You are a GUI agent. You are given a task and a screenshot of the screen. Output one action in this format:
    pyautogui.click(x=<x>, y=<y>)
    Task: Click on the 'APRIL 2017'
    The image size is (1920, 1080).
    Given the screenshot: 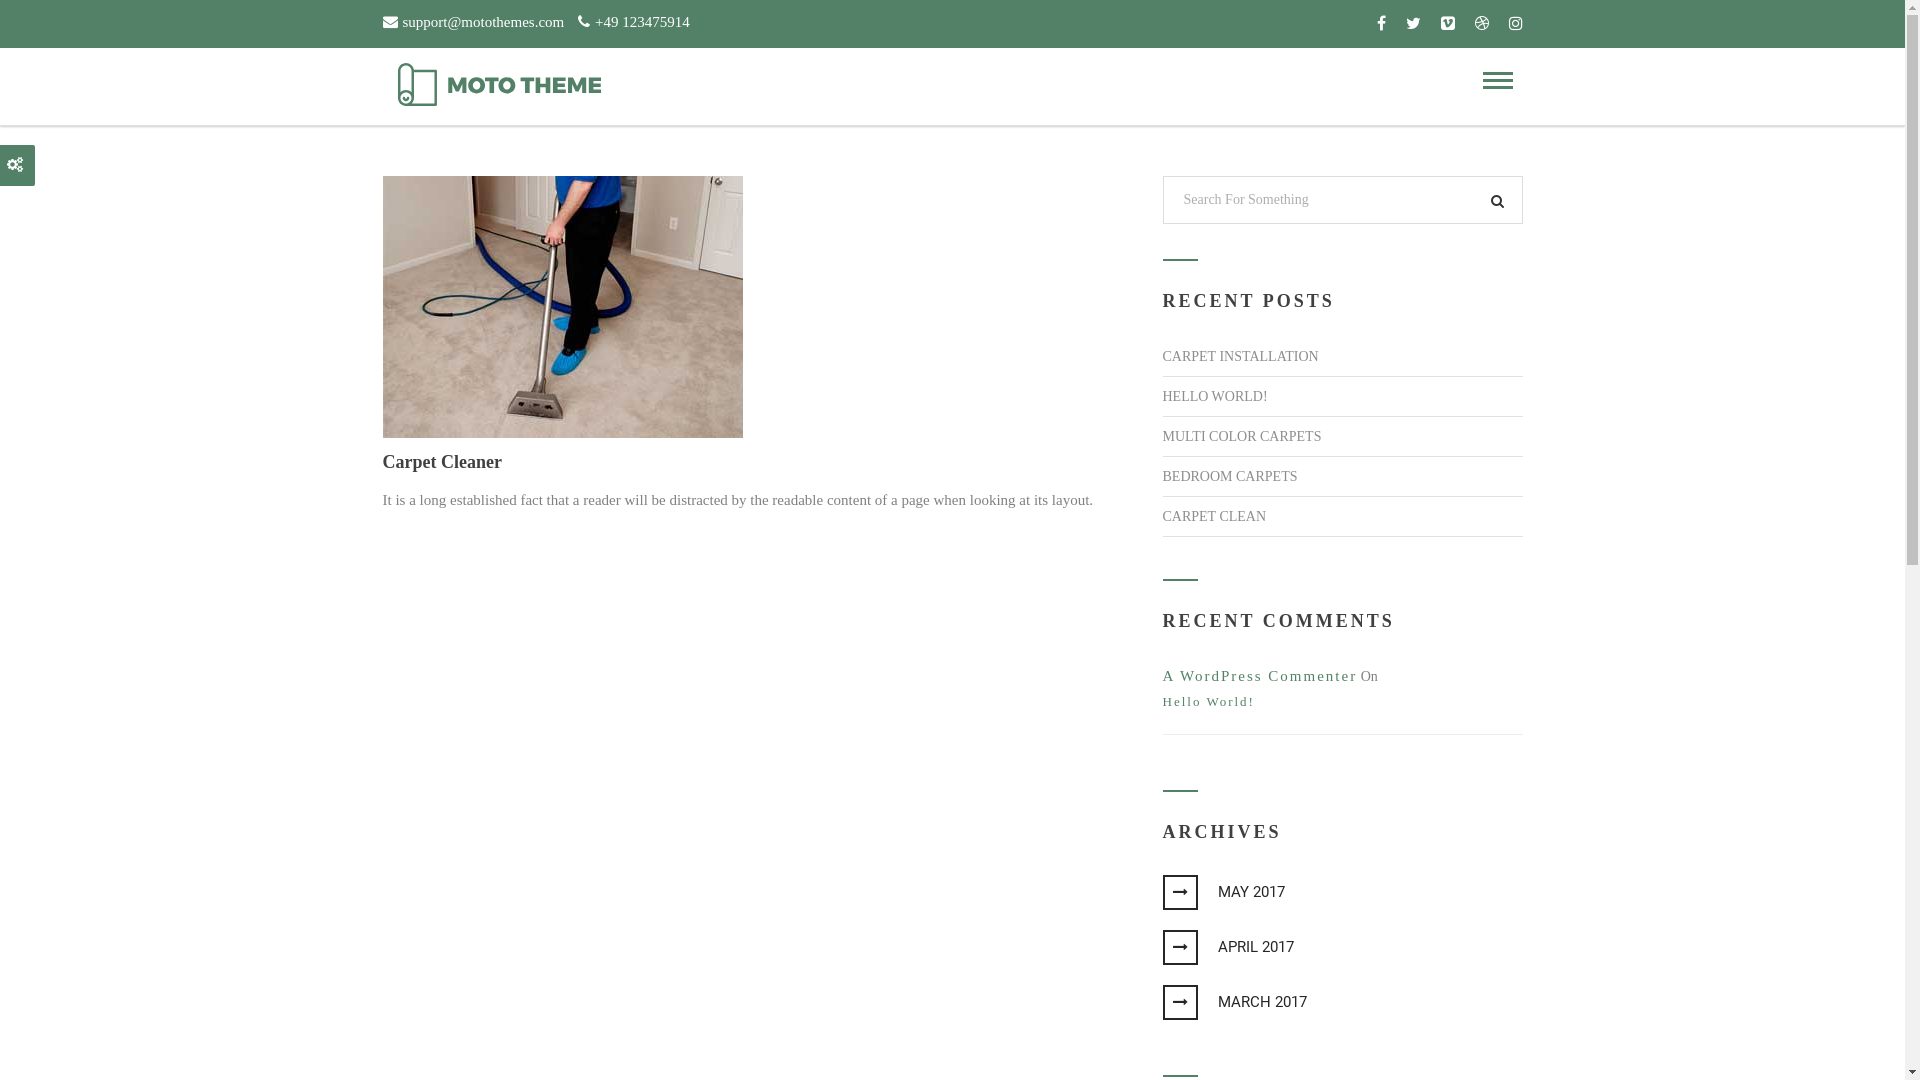 What is the action you would take?
    pyautogui.click(x=1236, y=946)
    